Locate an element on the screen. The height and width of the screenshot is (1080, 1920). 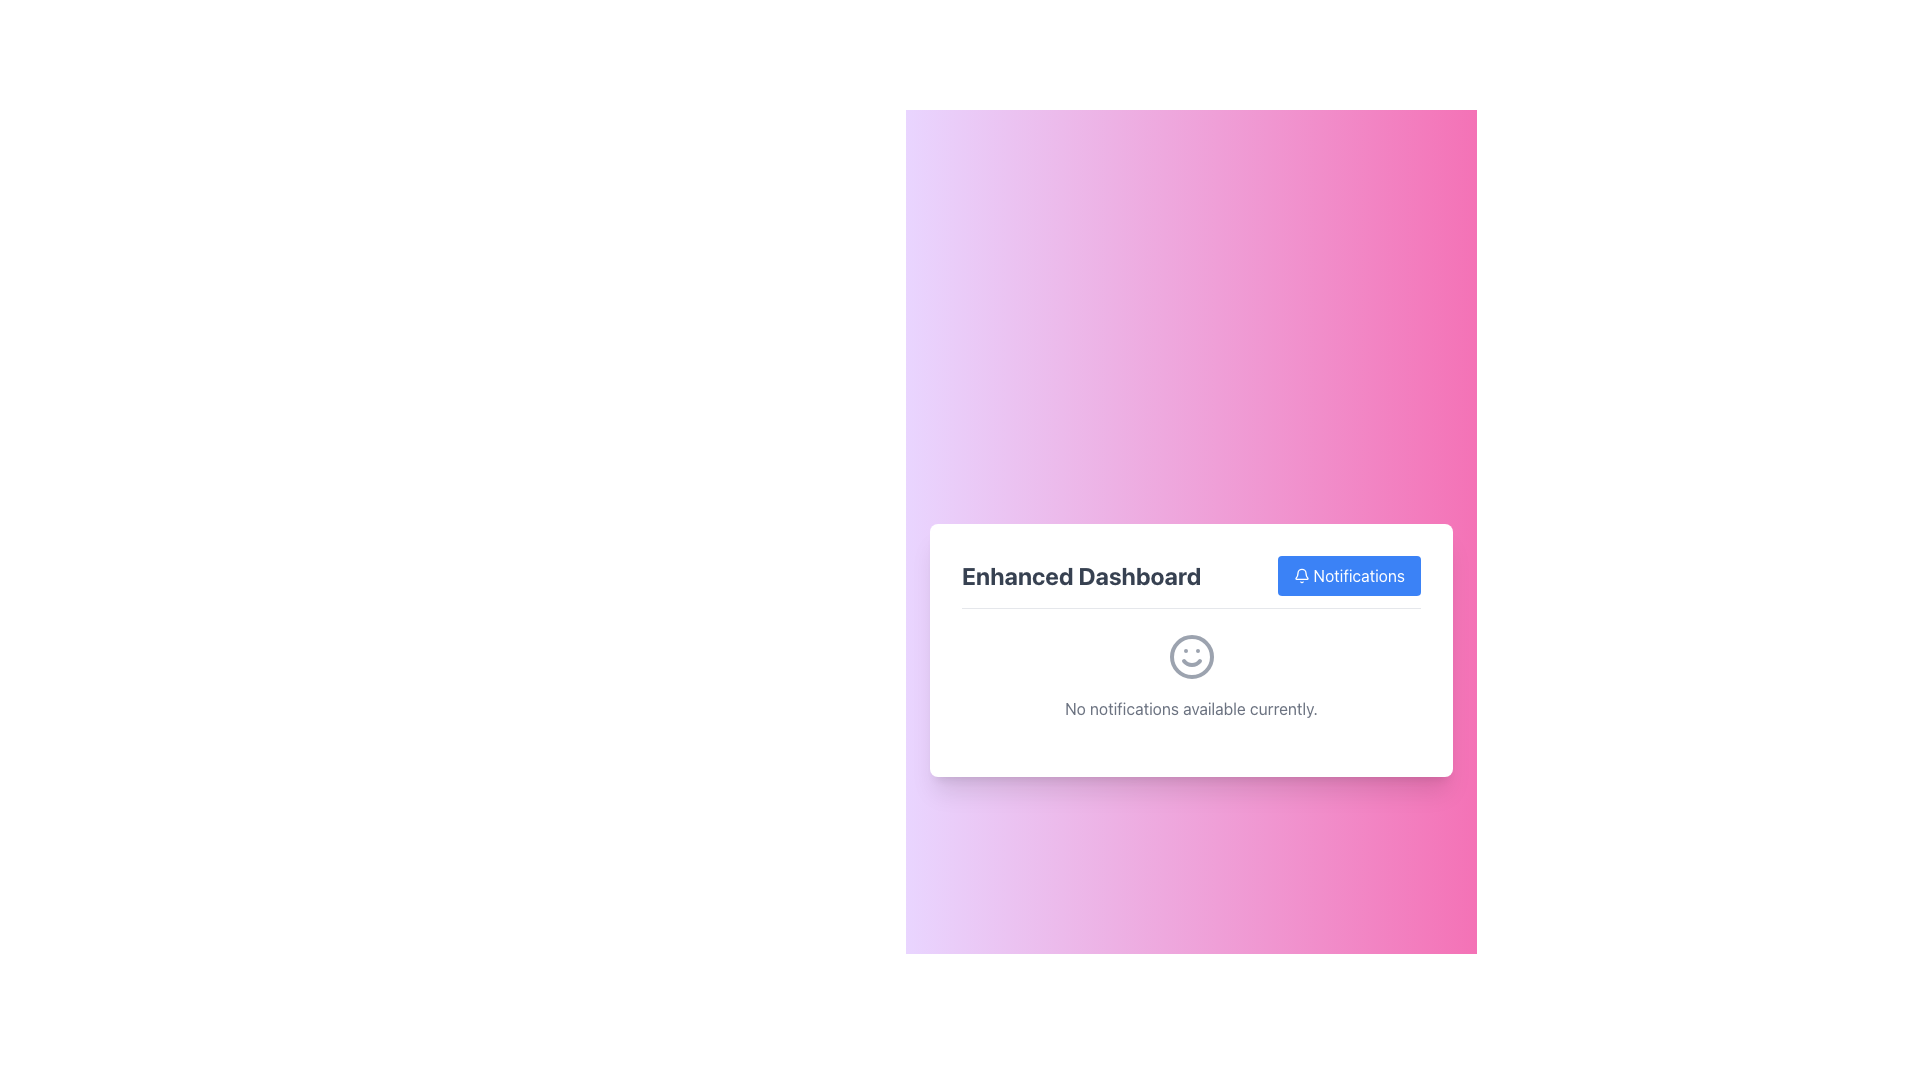
the notifications button located at the top-right corner of the 'Enhanced Dashboard' panel is located at coordinates (1349, 575).